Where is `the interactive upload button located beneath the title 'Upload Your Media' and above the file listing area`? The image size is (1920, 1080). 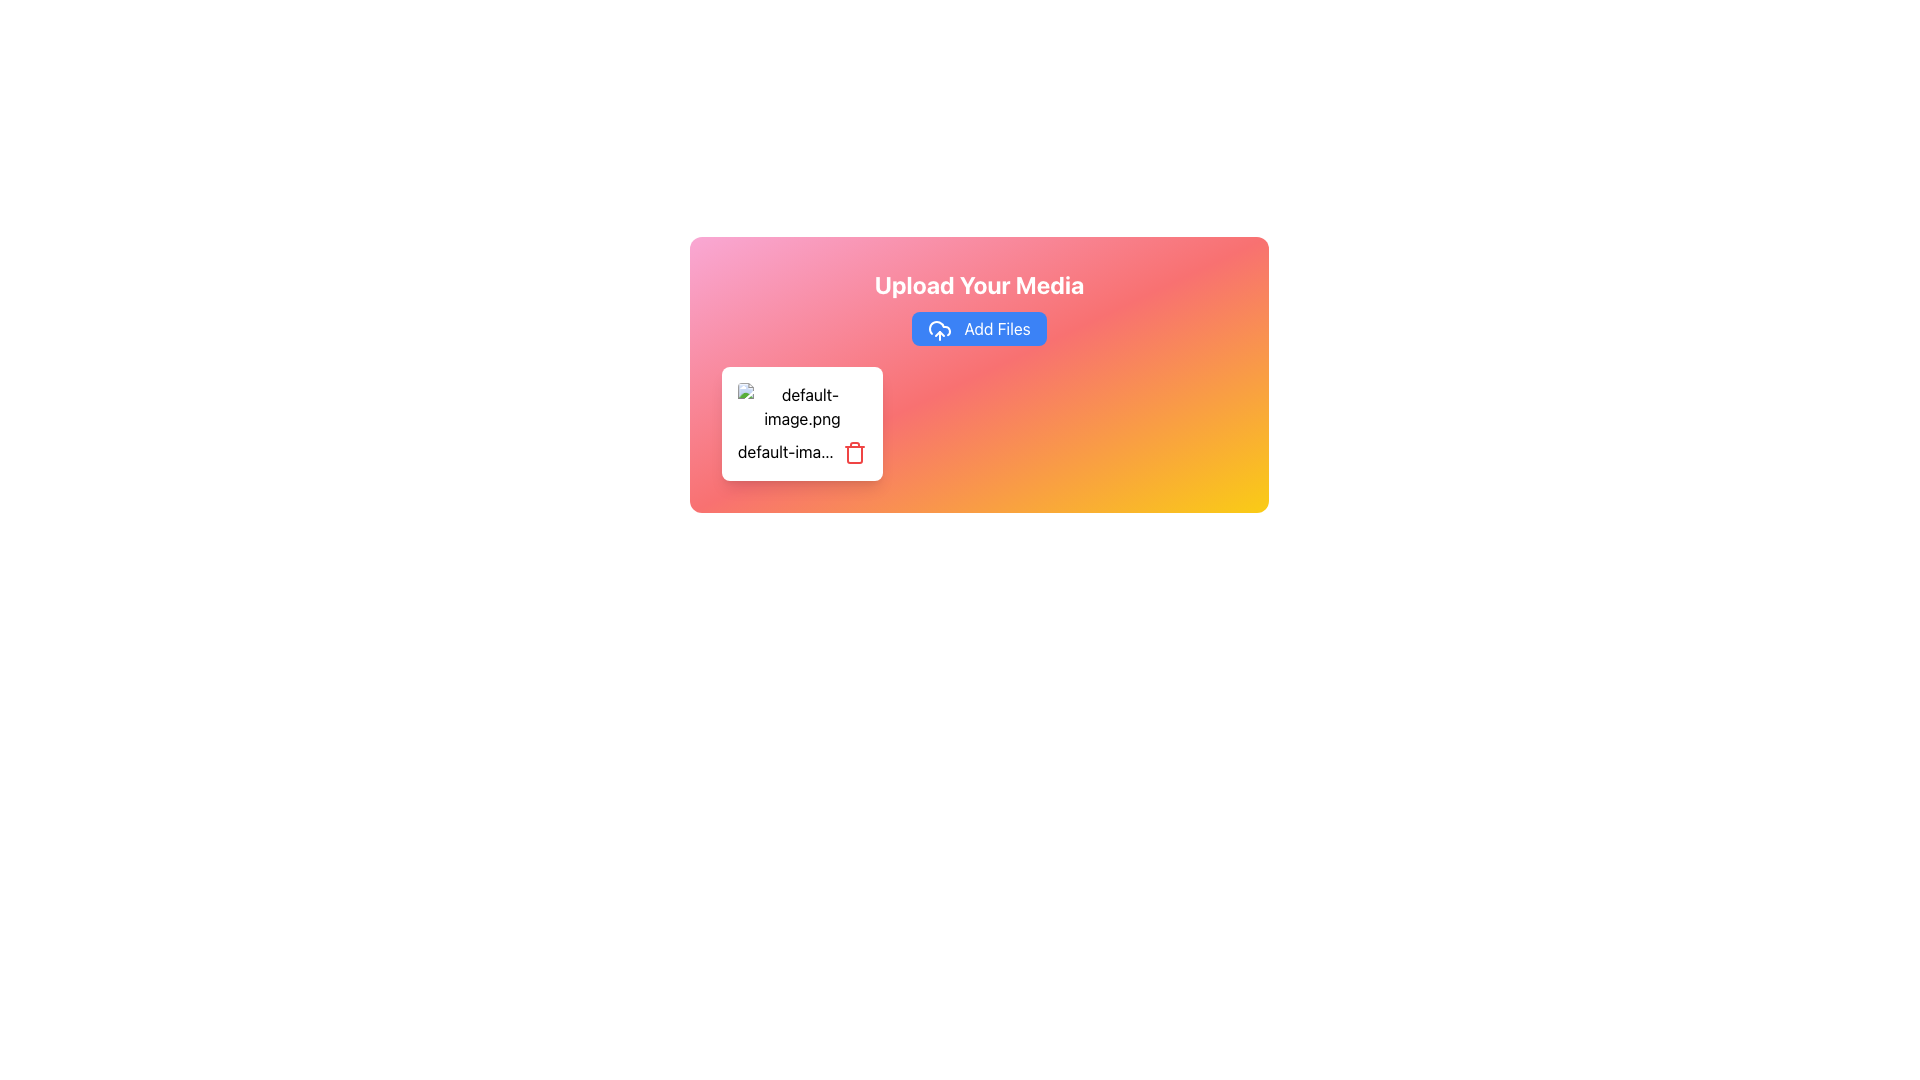 the interactive upload button located beneath the title 'Upload Your Media' and above the file listing area is located at coordinates (979, 328).